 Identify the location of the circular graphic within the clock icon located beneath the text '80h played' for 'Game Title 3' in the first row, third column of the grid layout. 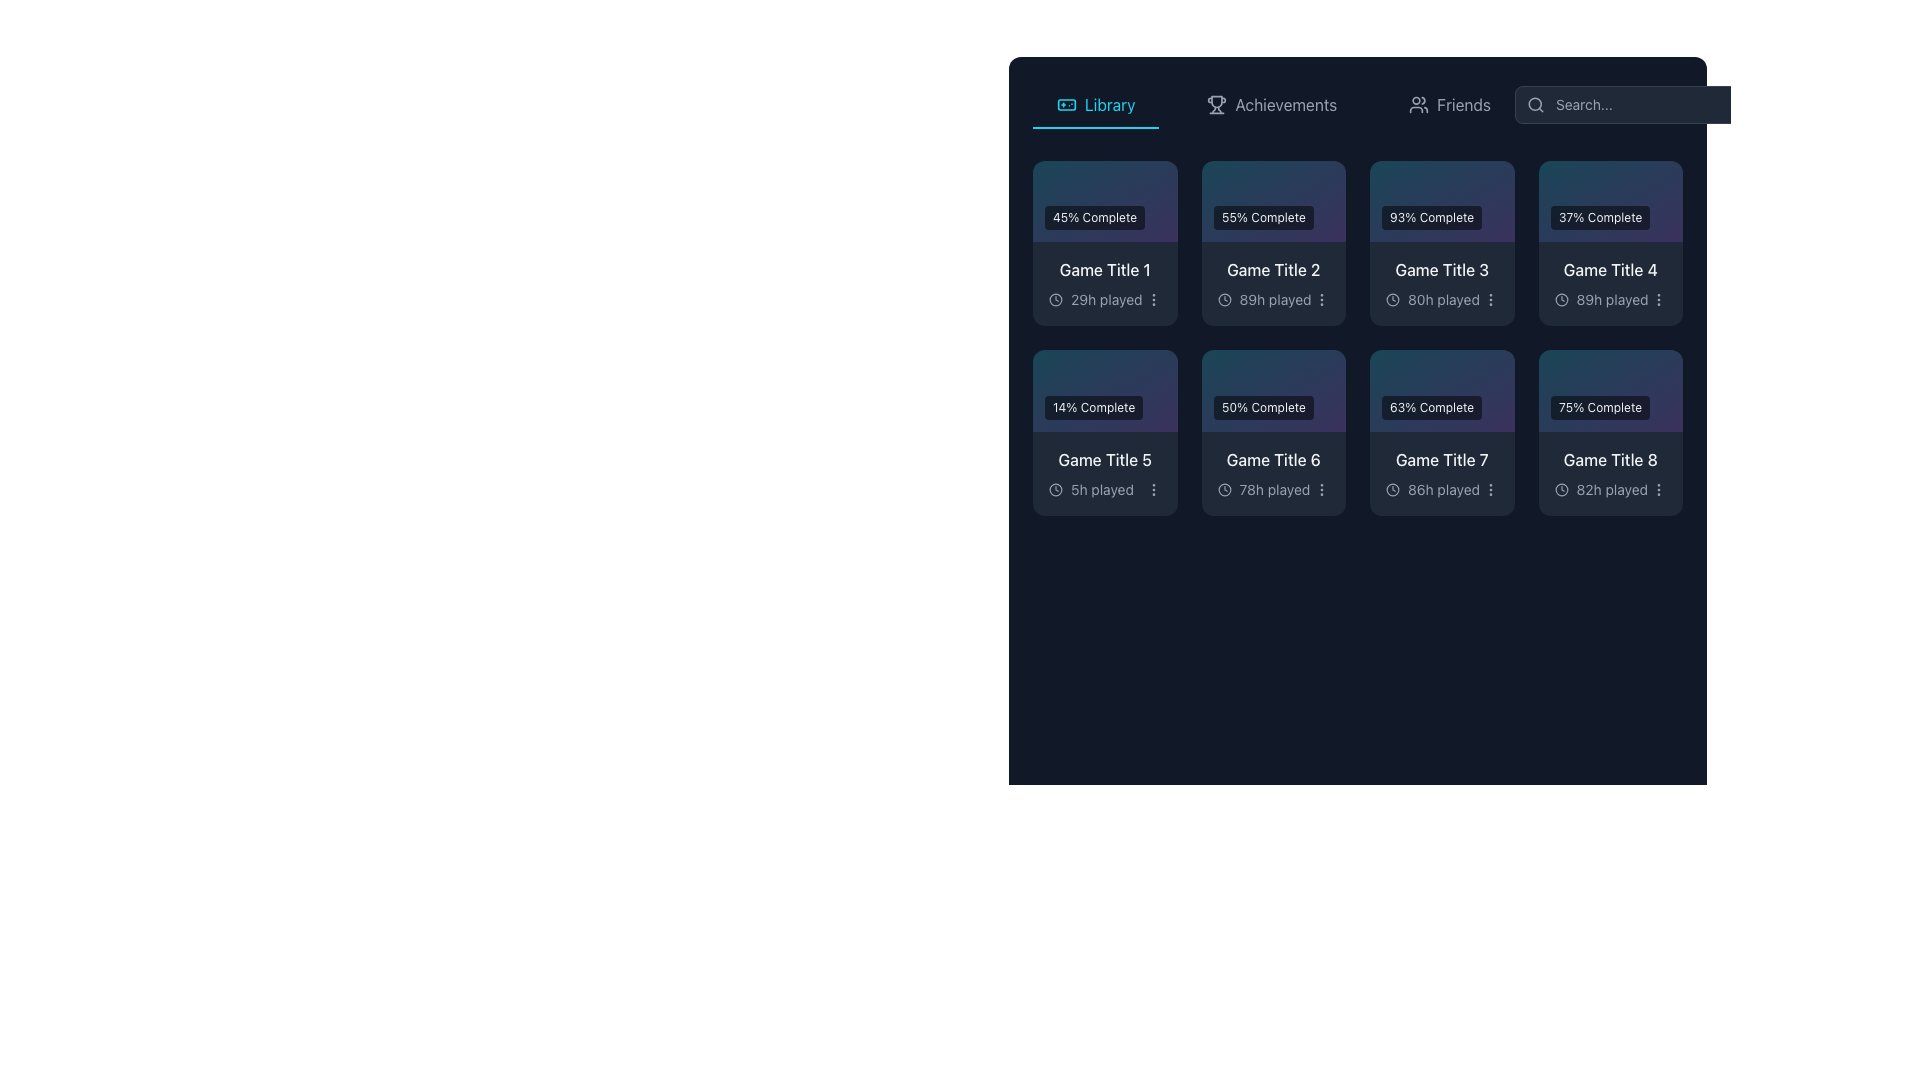
(1391, 300).